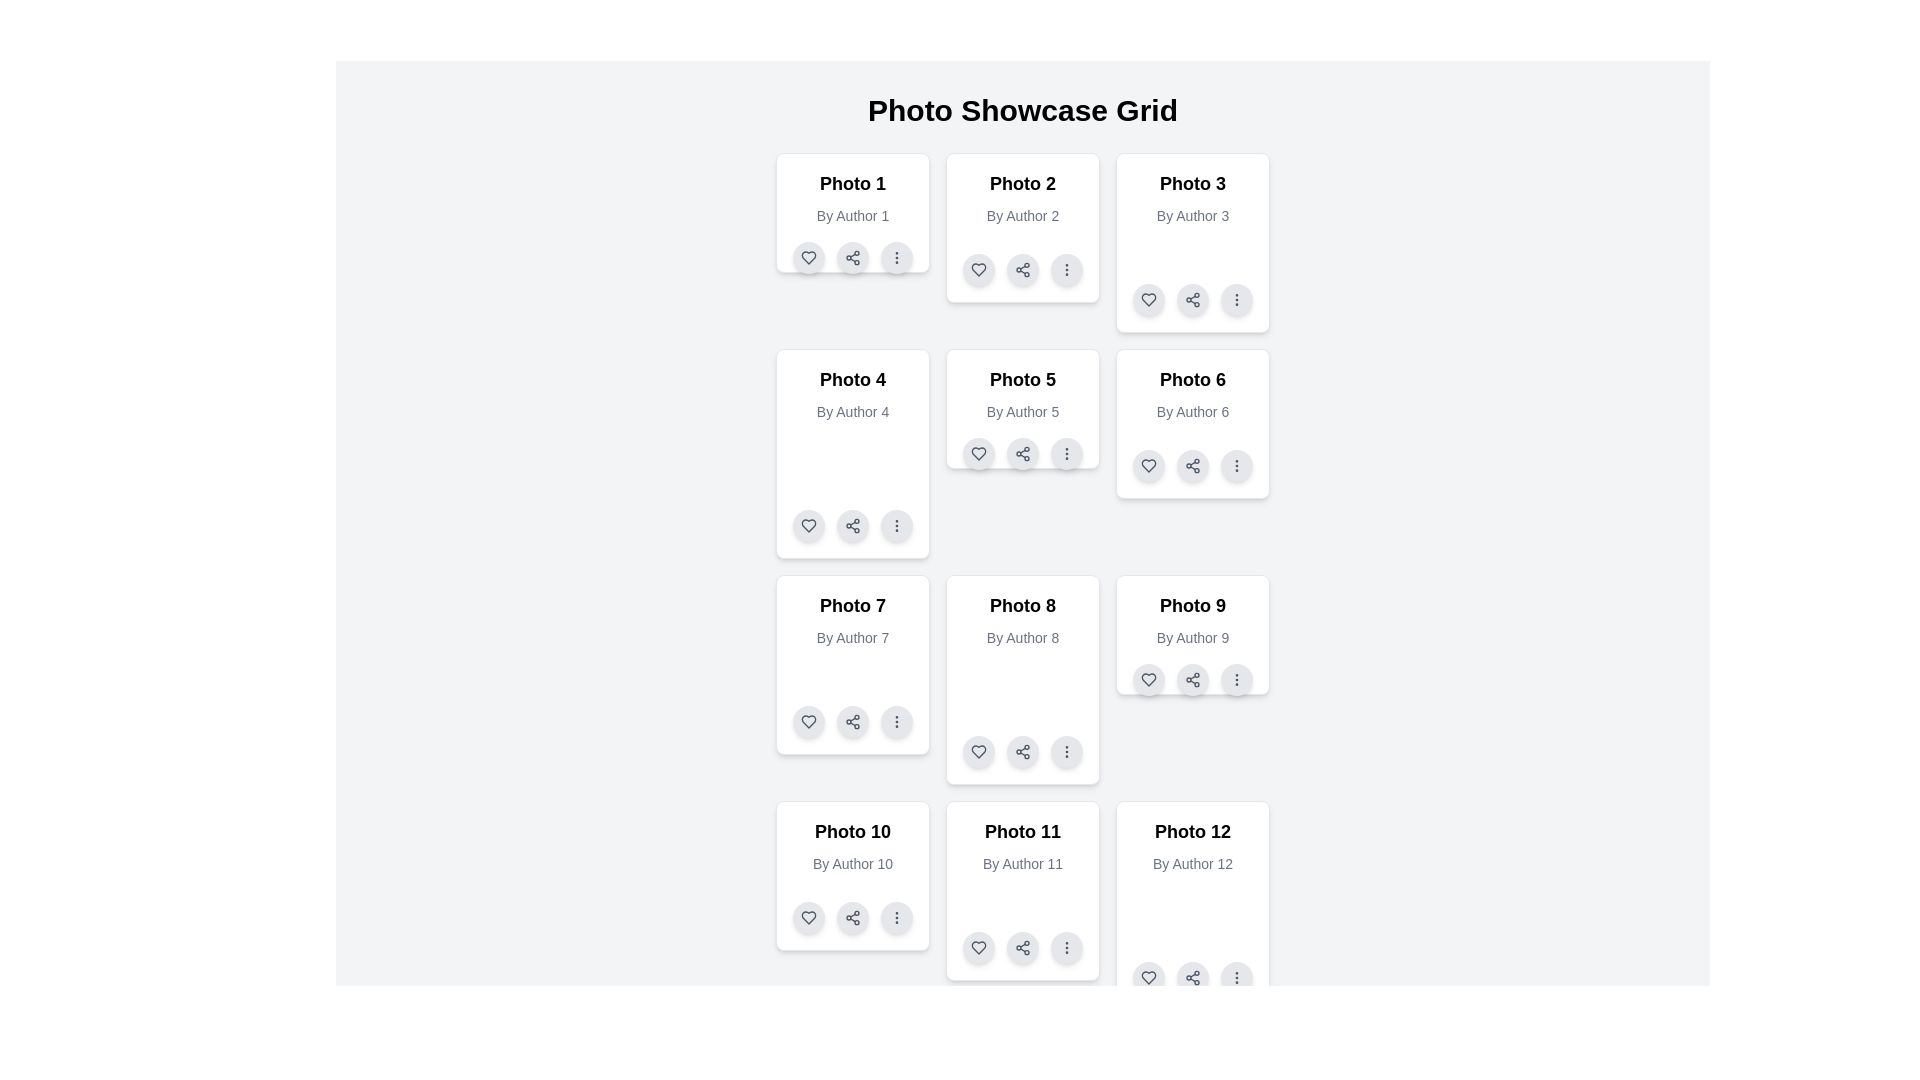 The height and width of the screenshot is (1080, 1920). I want to click on the circular share button with a gray background located in the middle row, second column of the button group for Photo 4 to share, so click(853, 524).